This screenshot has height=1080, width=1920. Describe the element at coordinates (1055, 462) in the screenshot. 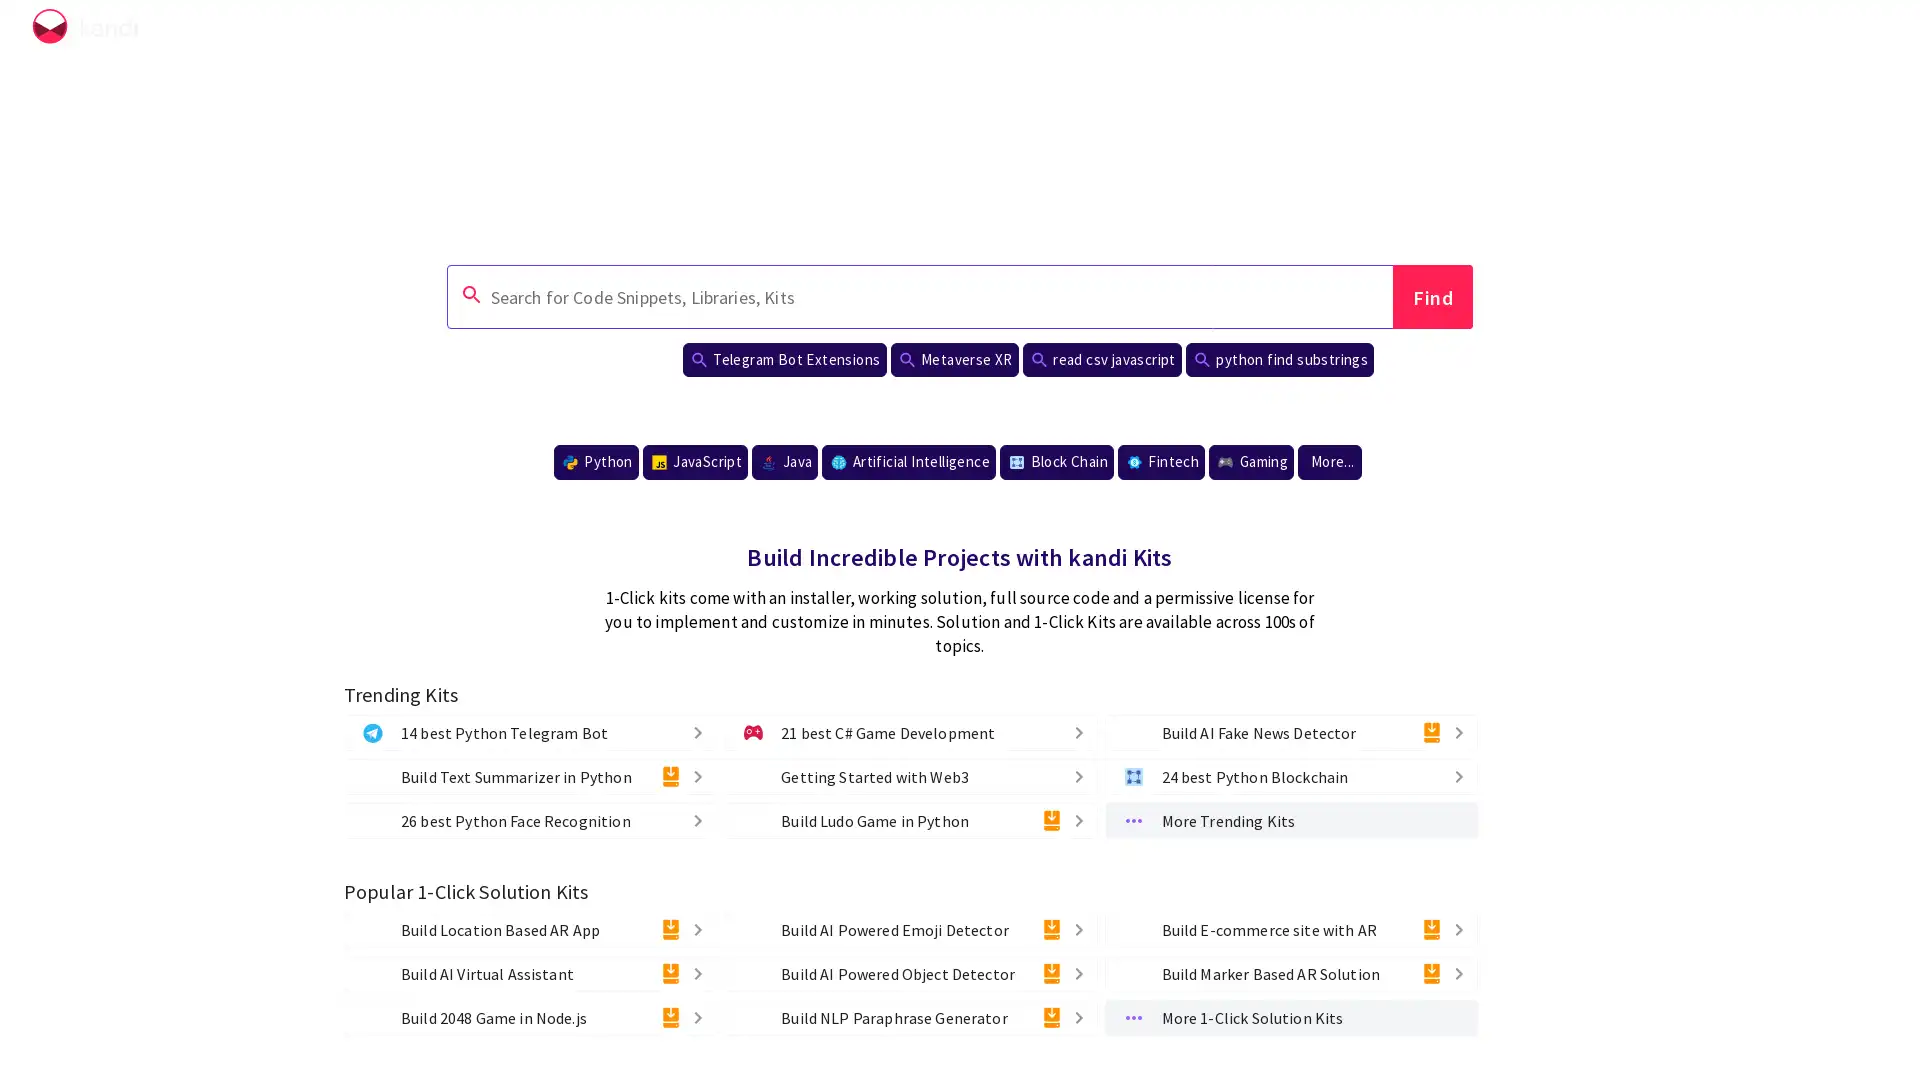

I see `search icon Block Chain` at that location.